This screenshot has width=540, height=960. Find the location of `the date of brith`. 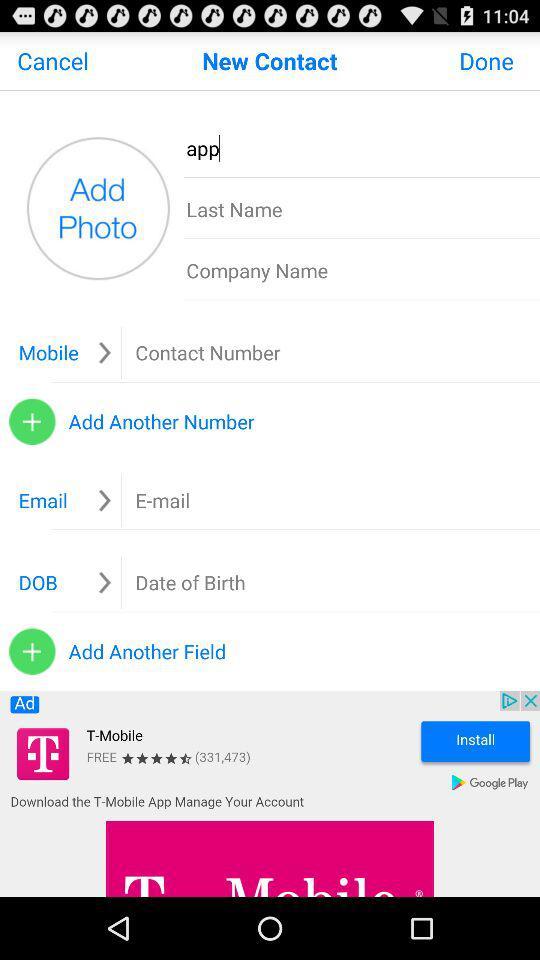

the date of brith is located at coordinates (190, 582).